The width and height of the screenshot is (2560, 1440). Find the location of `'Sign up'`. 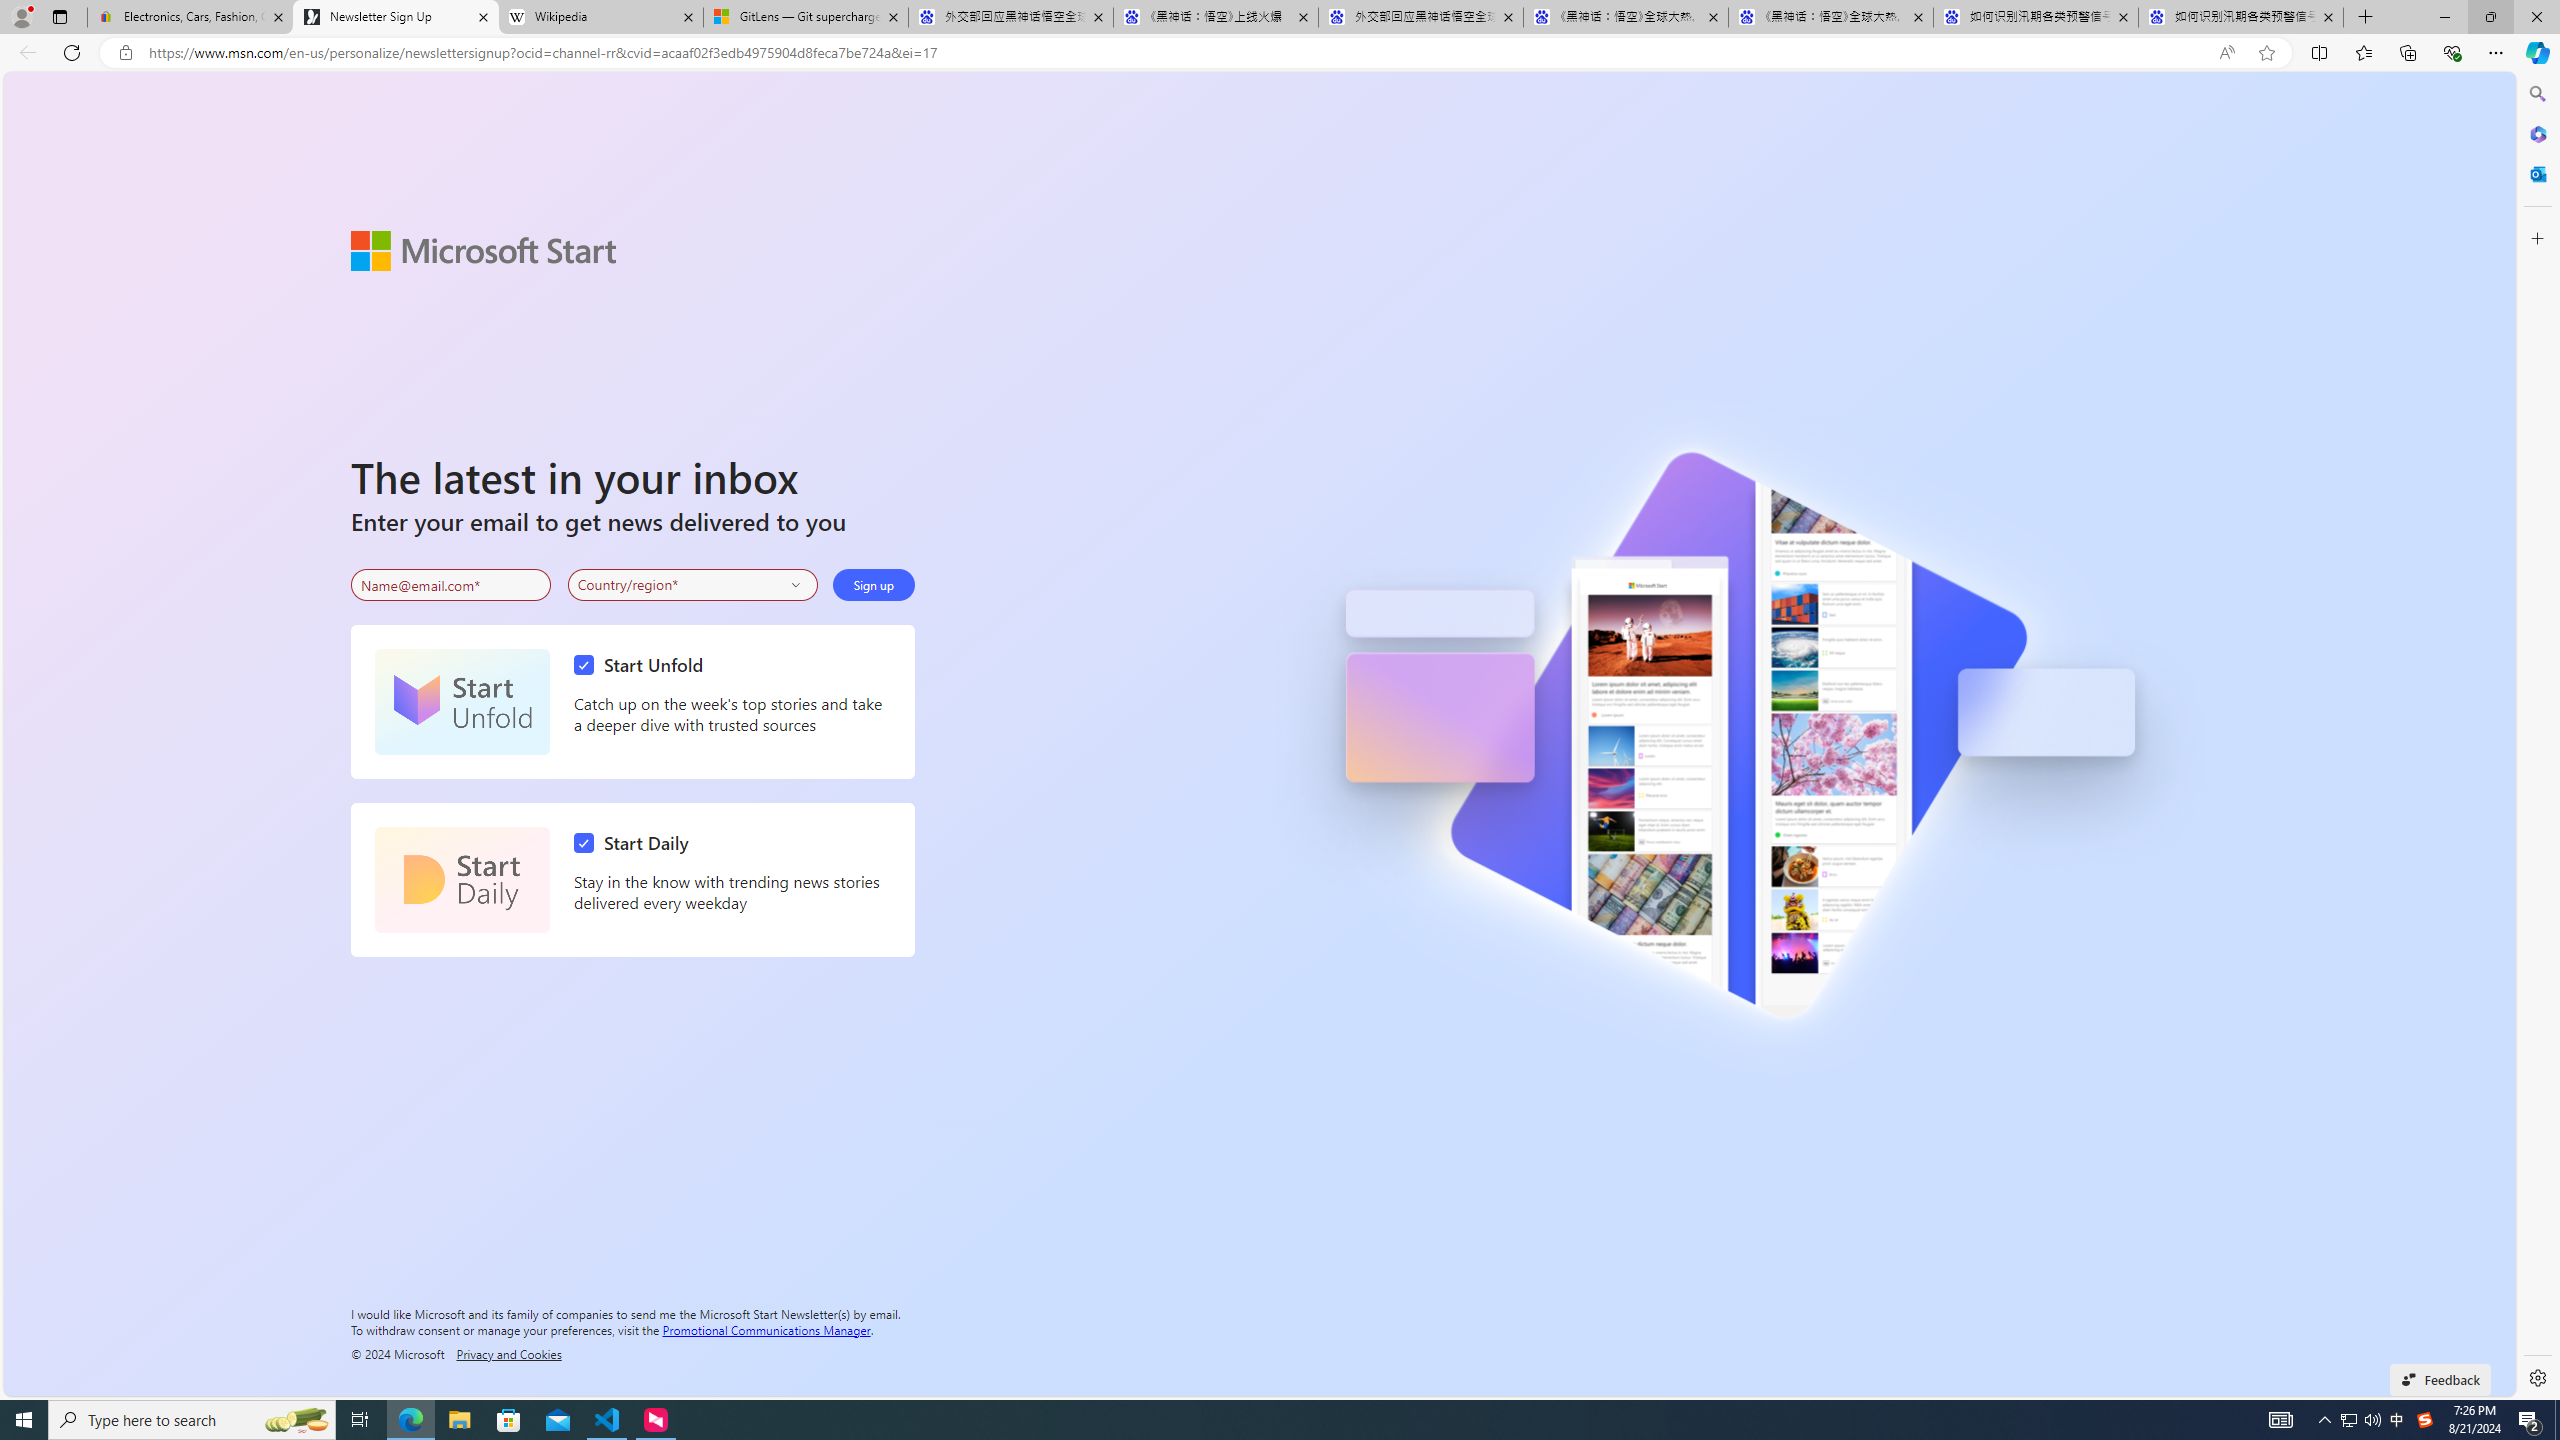

'Sign up' is located at coordinates (872, 585).